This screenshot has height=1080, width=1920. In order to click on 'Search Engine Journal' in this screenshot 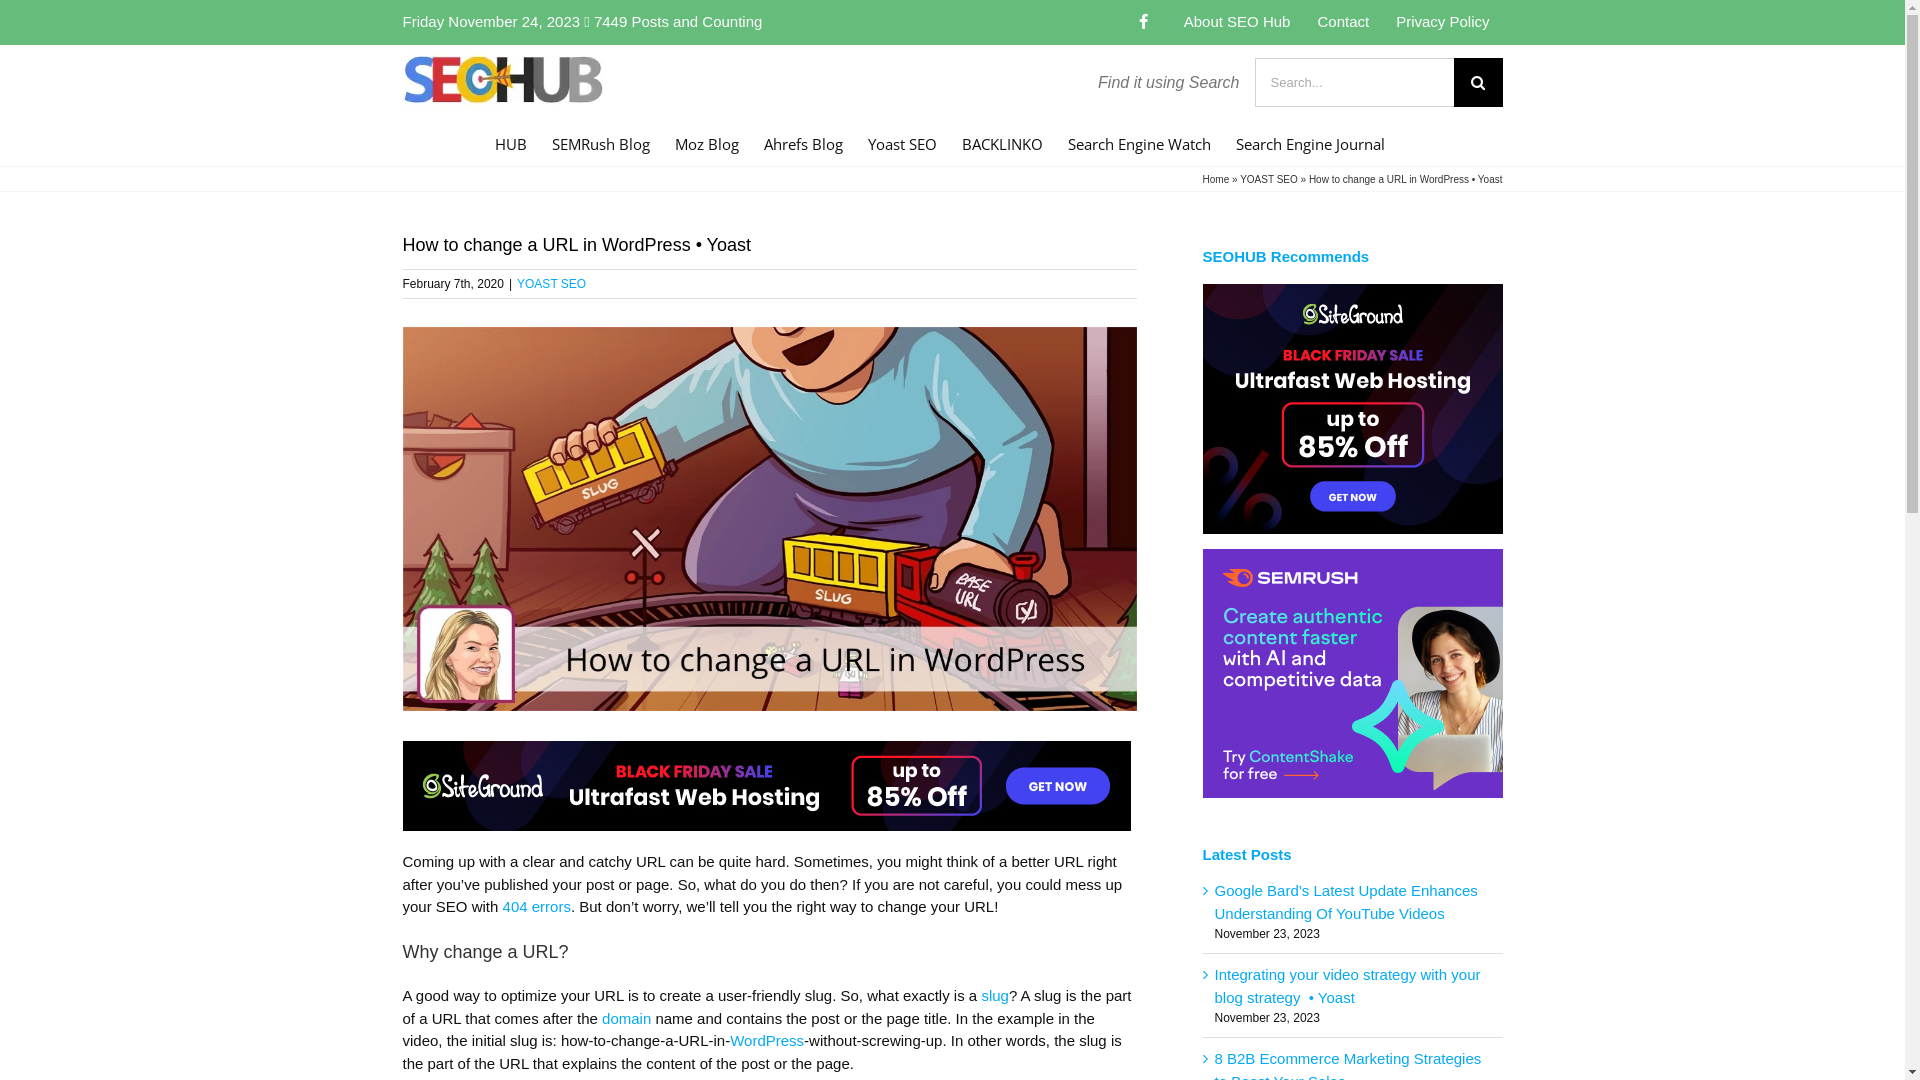, I will do `click(1310, 141)`.